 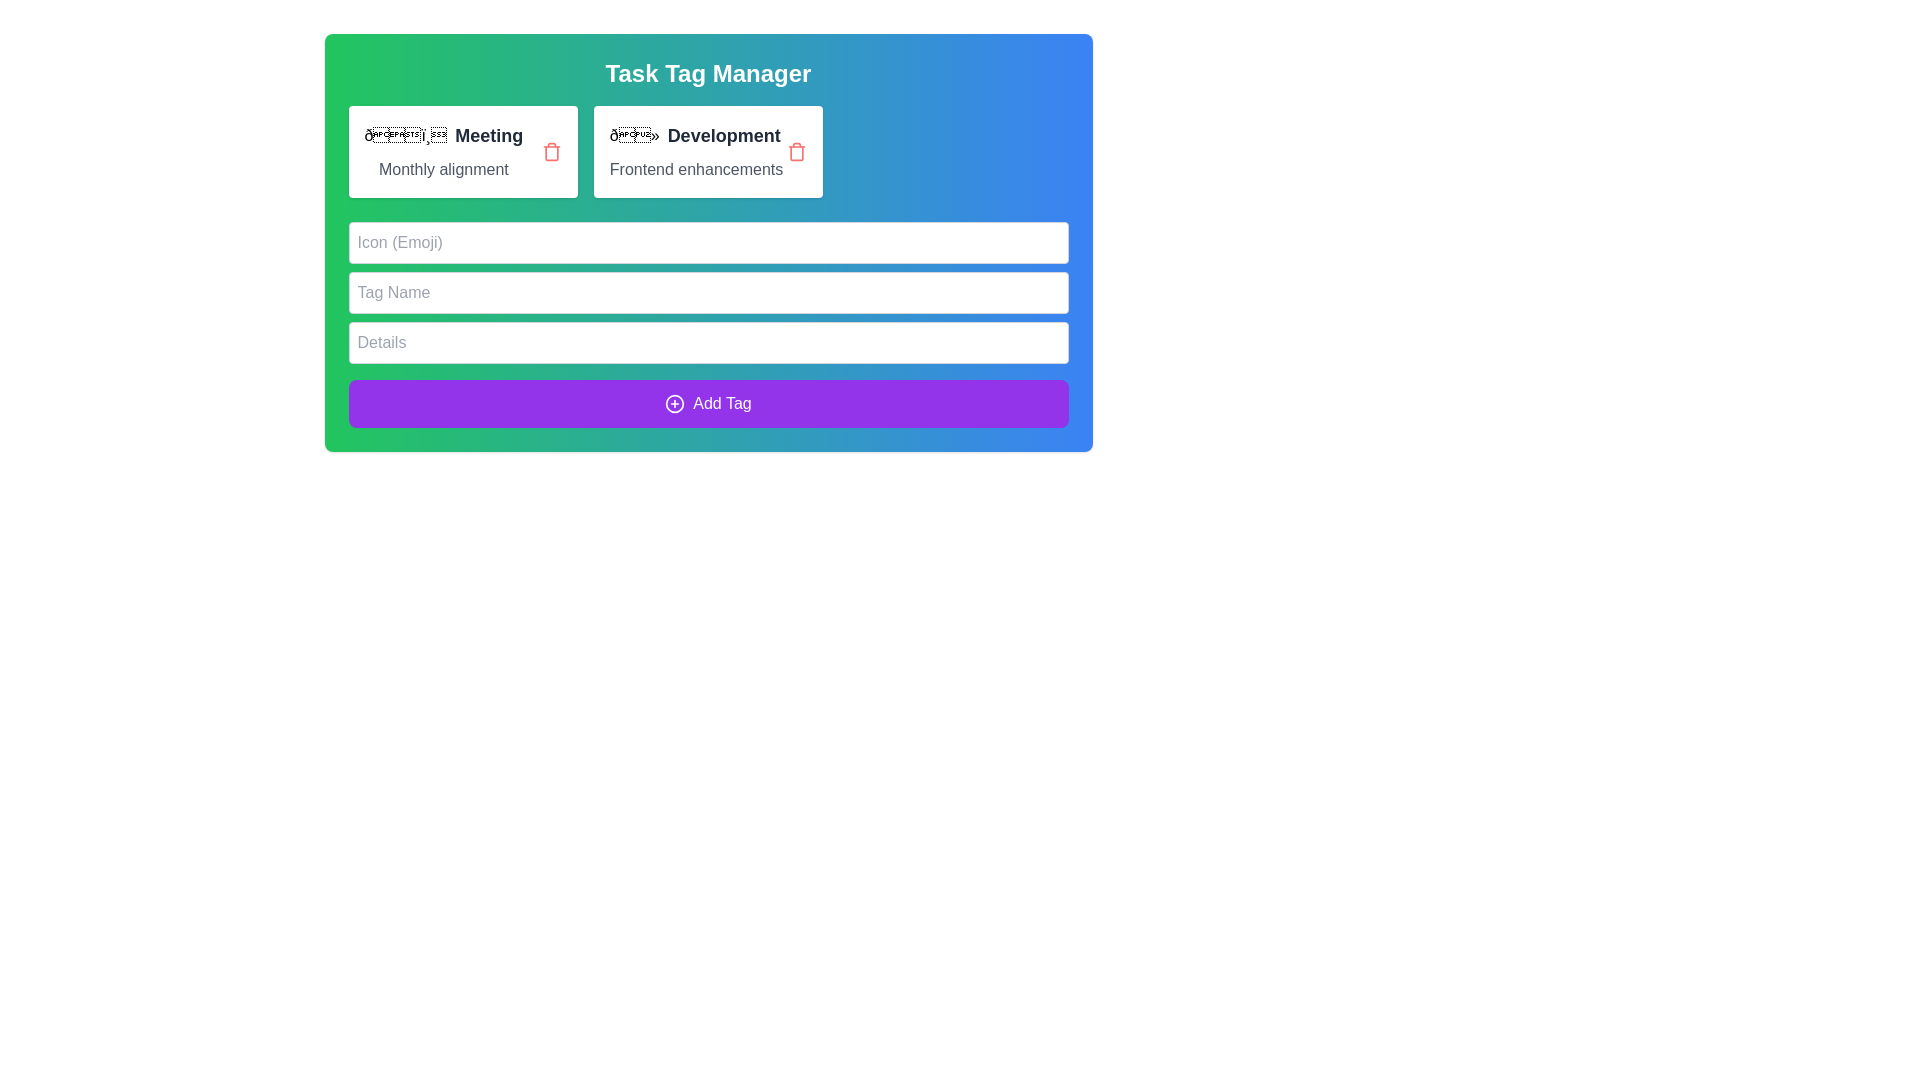 What do you see at coordinates (489, 135) in the screenshot?
I see `text label that displays the title of the associated card, located to the right of the emoji '📓' in the top-left card under the 'Task Tag Manager' header` at bounding box center [489, 135].